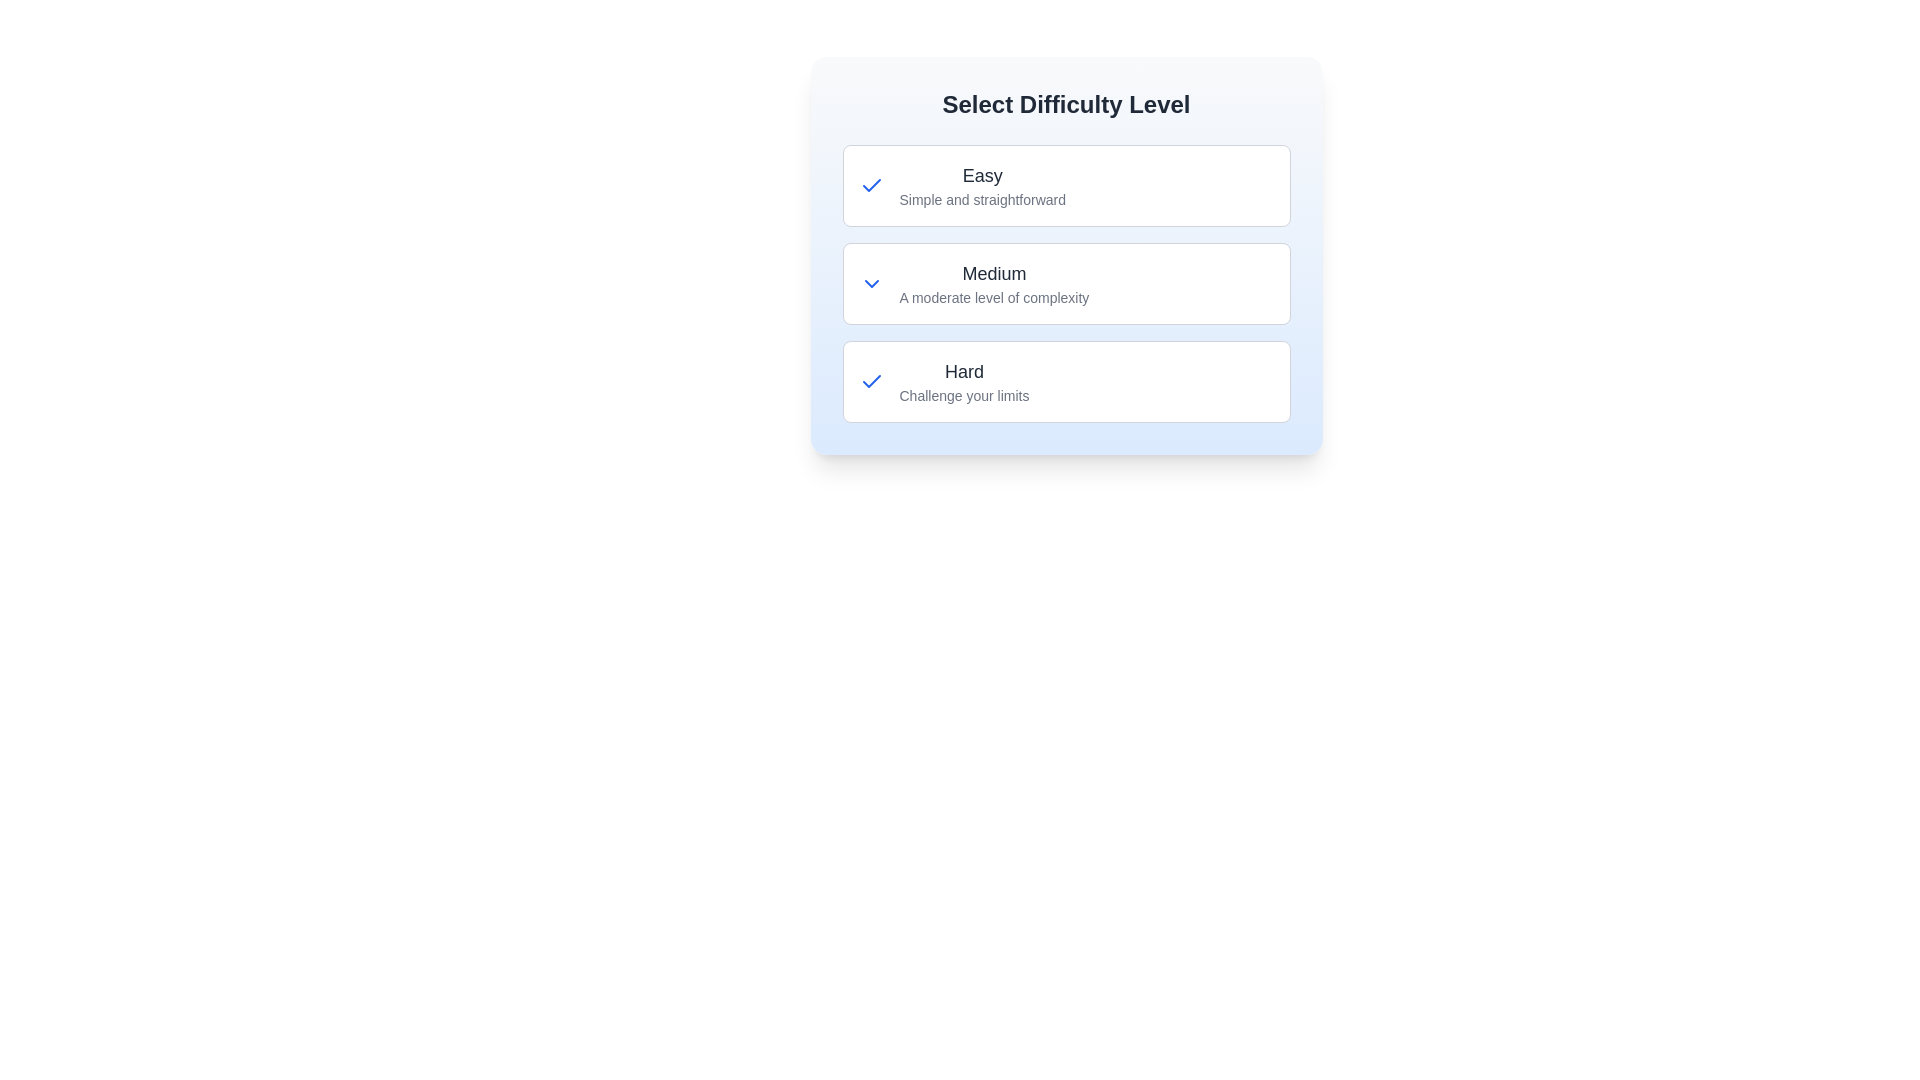 The width and height of the screenshot is (1920, 1080). What do you see at coordinates (964, 371) in the screenshot?
I see `the 'Hard' difficulty level label, which is positioned above the descriptive text 'Challenge your limits' in the third option block of the difficulty levels list` at bounding box center [964, 371].